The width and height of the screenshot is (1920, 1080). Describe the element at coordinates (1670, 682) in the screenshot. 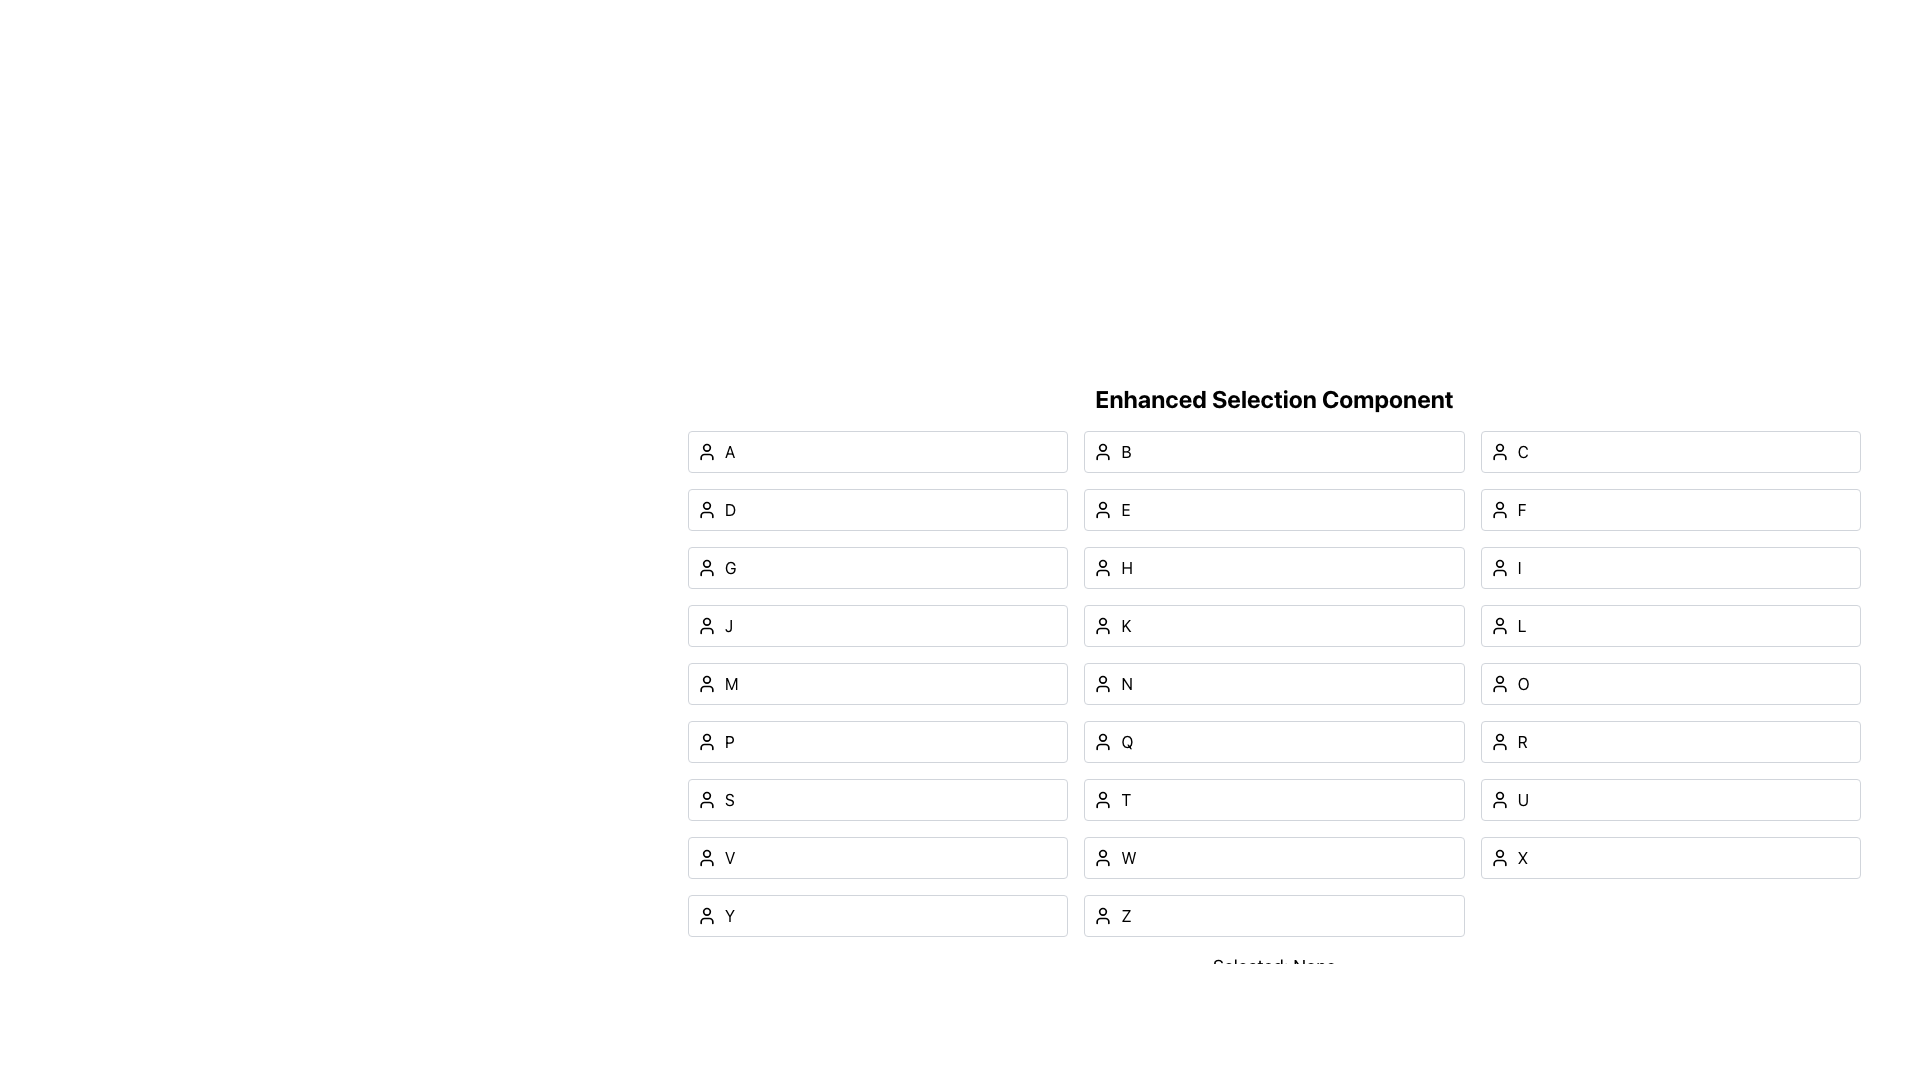

I see `the selection button in the grid layout that activates the option represented by 'O'` at that location.